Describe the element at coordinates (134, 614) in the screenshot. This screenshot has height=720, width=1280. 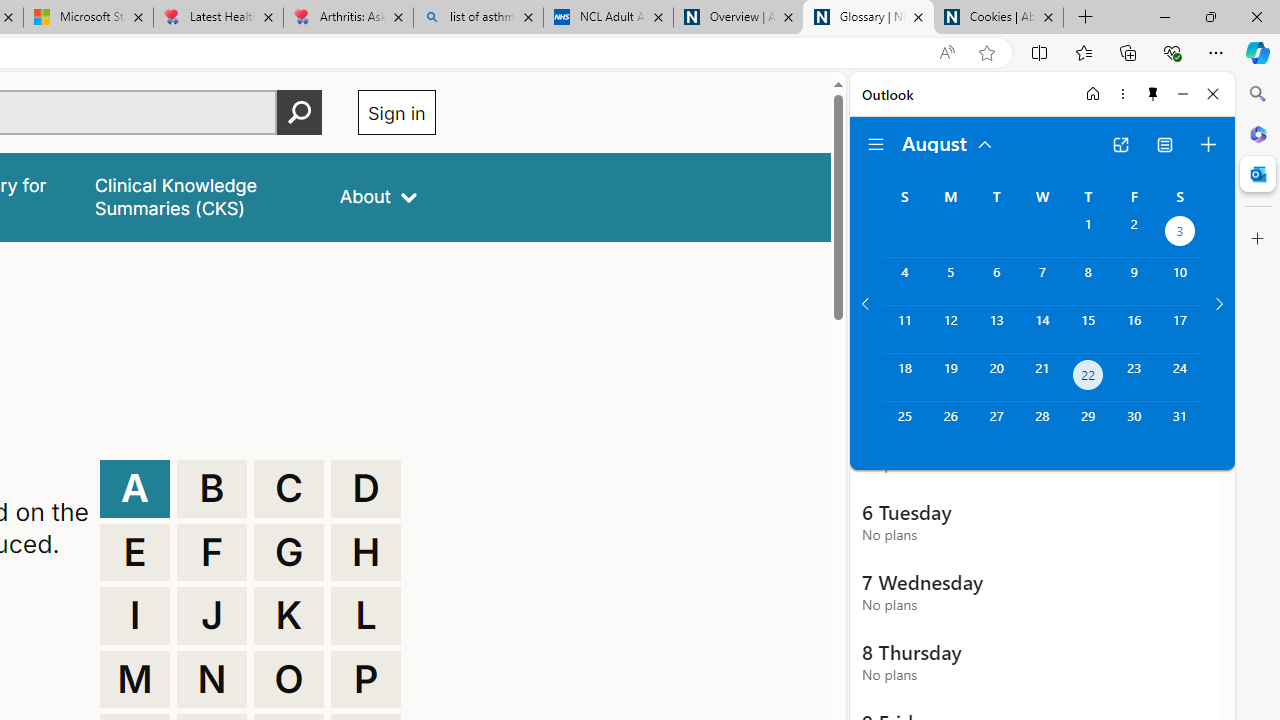
I see `'I'` at that location.